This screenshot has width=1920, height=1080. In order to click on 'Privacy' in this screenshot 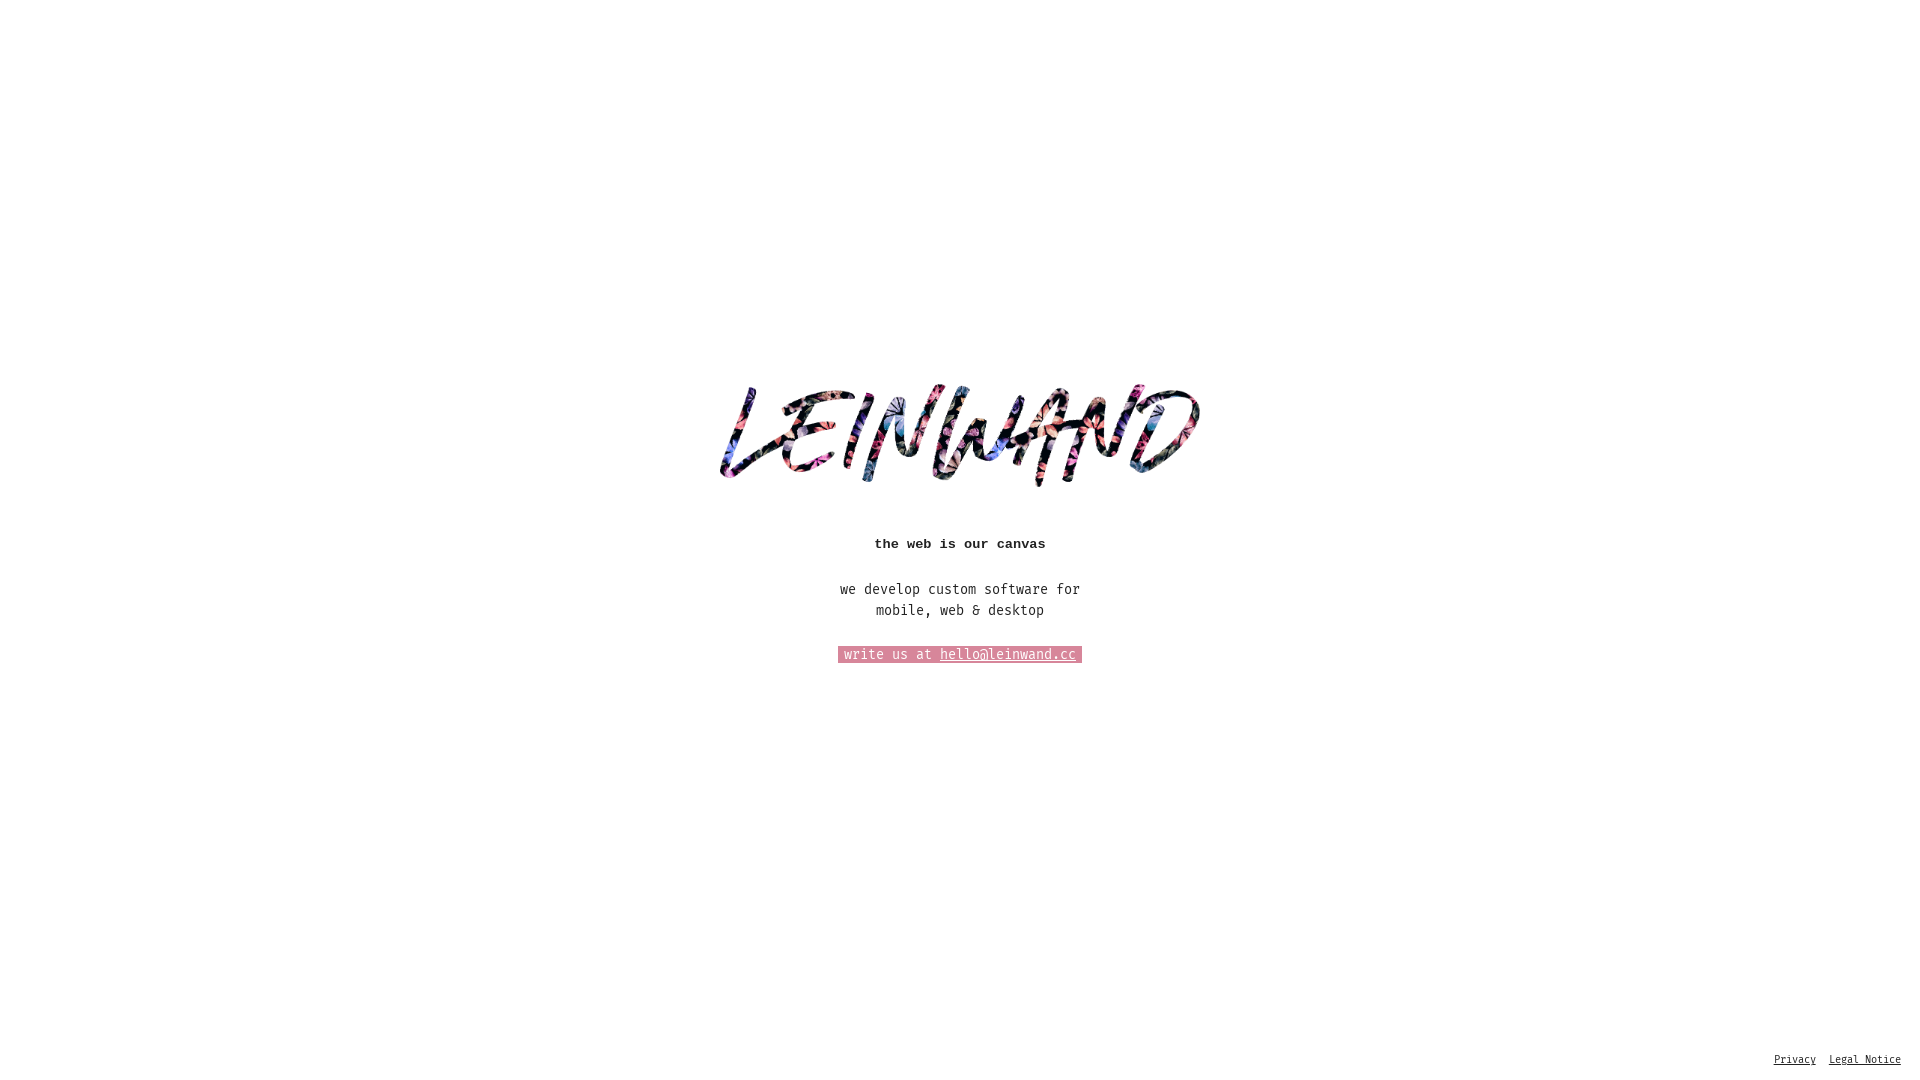, I will do `click(1795, 1058)`.